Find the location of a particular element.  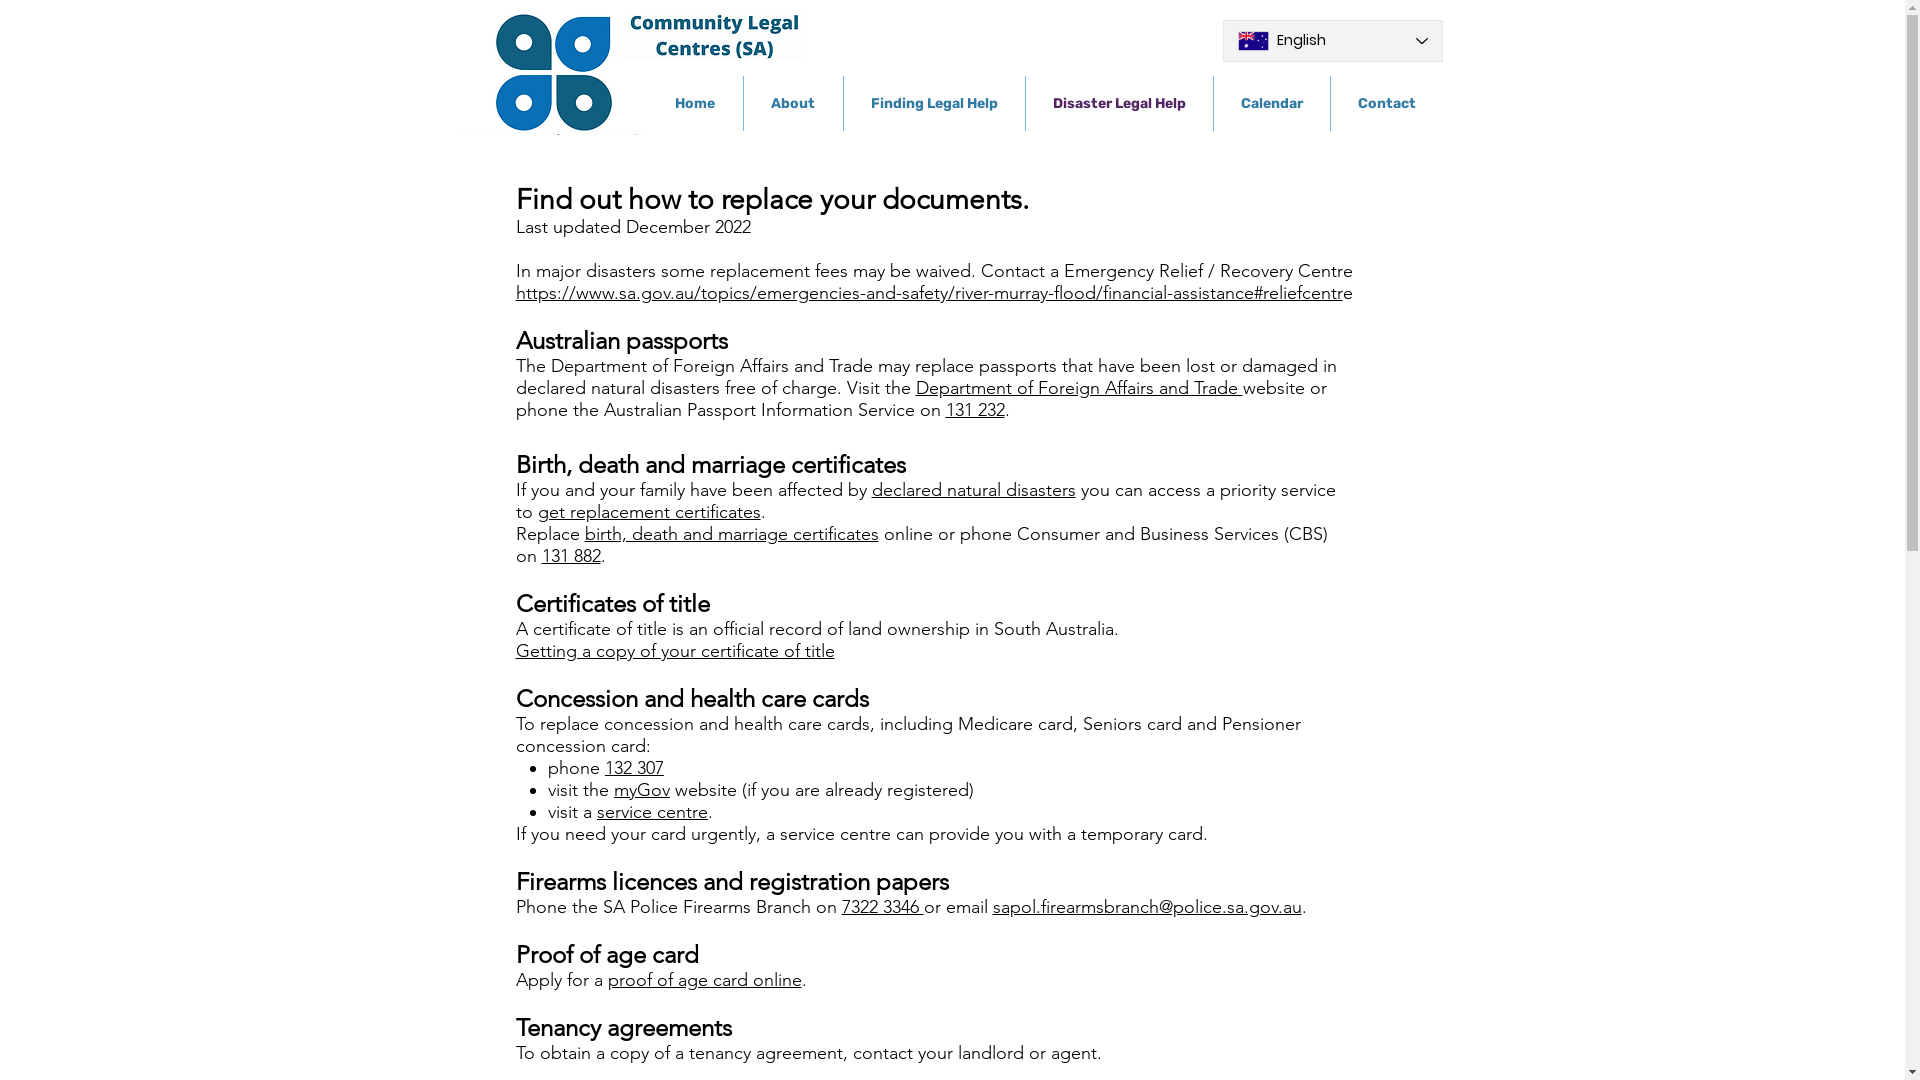

'Getting a copy of your certificate of title' is located at coordinates (515, 651).